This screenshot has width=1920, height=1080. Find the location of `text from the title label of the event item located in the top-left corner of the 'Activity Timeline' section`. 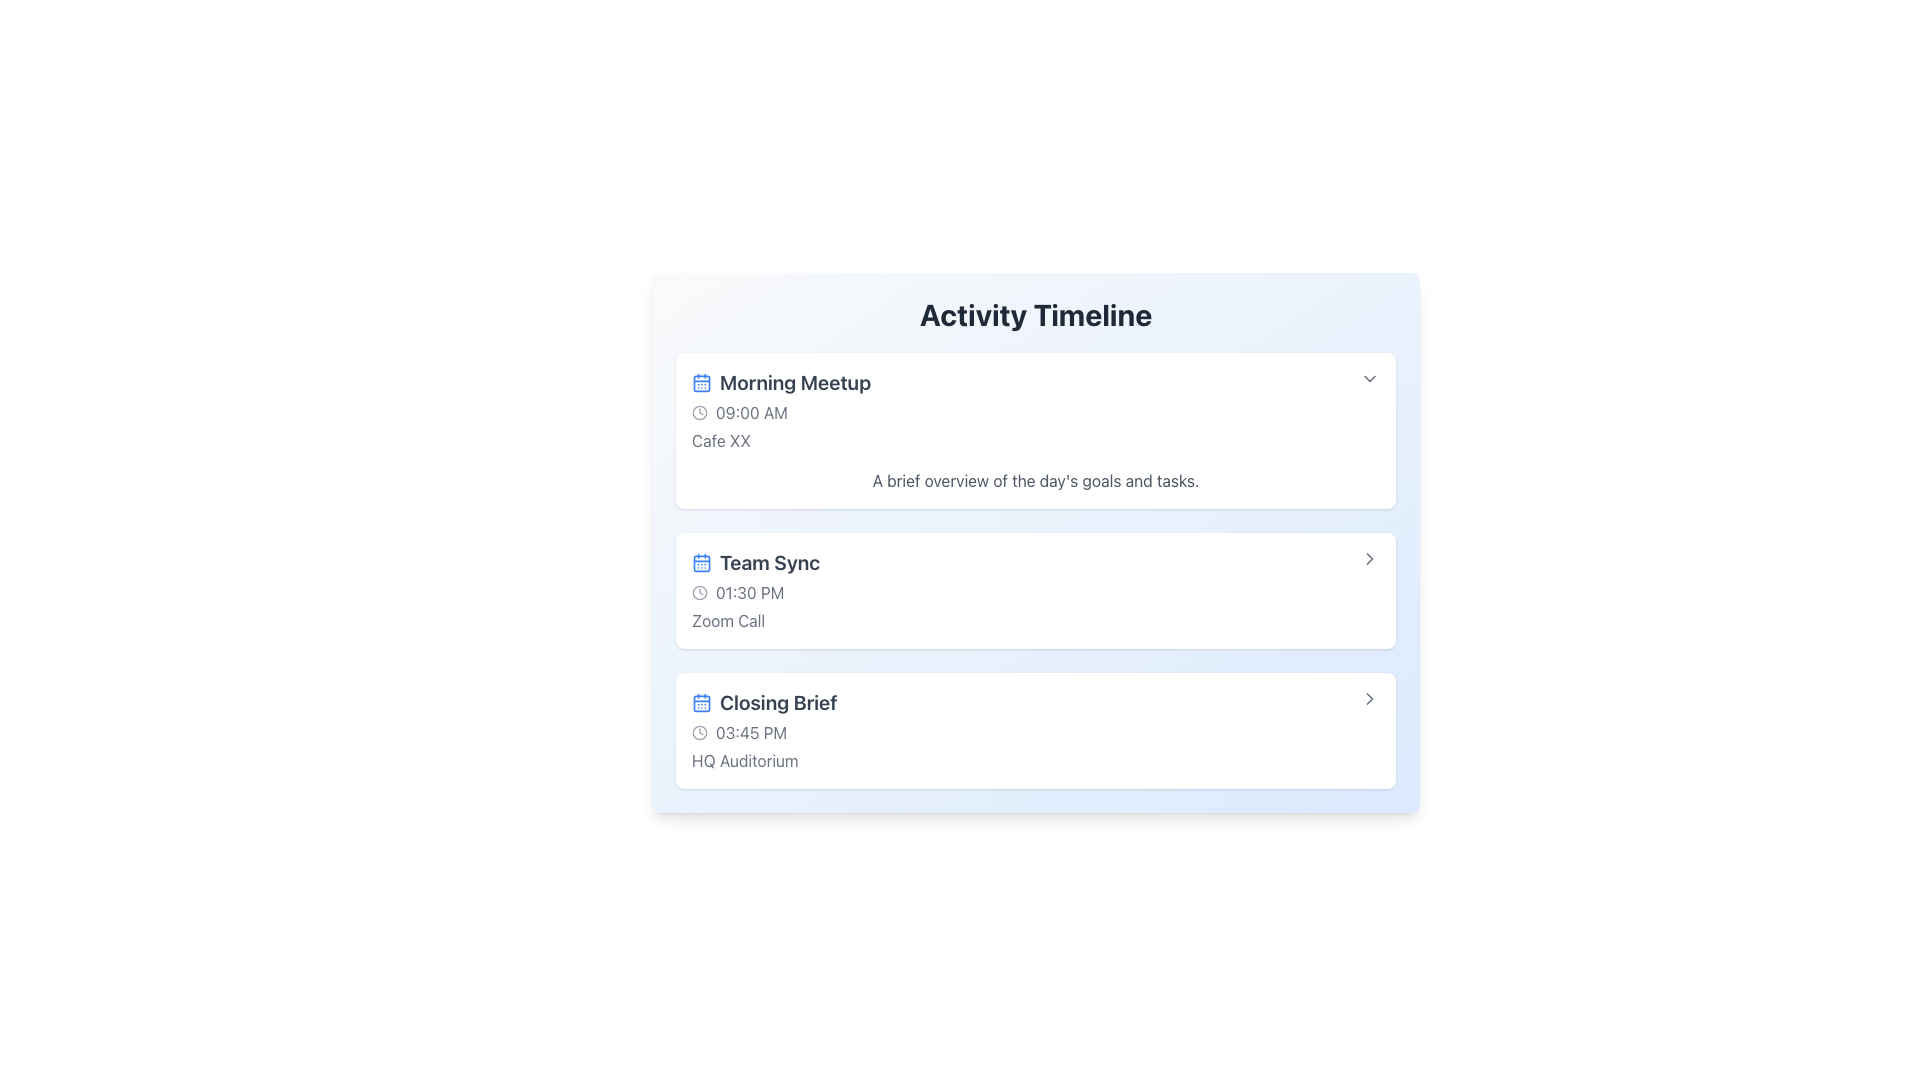

text from the title label of the event item located in the top-left corner of the 'Activity Timeline' section is located at coordinates (755, 563).